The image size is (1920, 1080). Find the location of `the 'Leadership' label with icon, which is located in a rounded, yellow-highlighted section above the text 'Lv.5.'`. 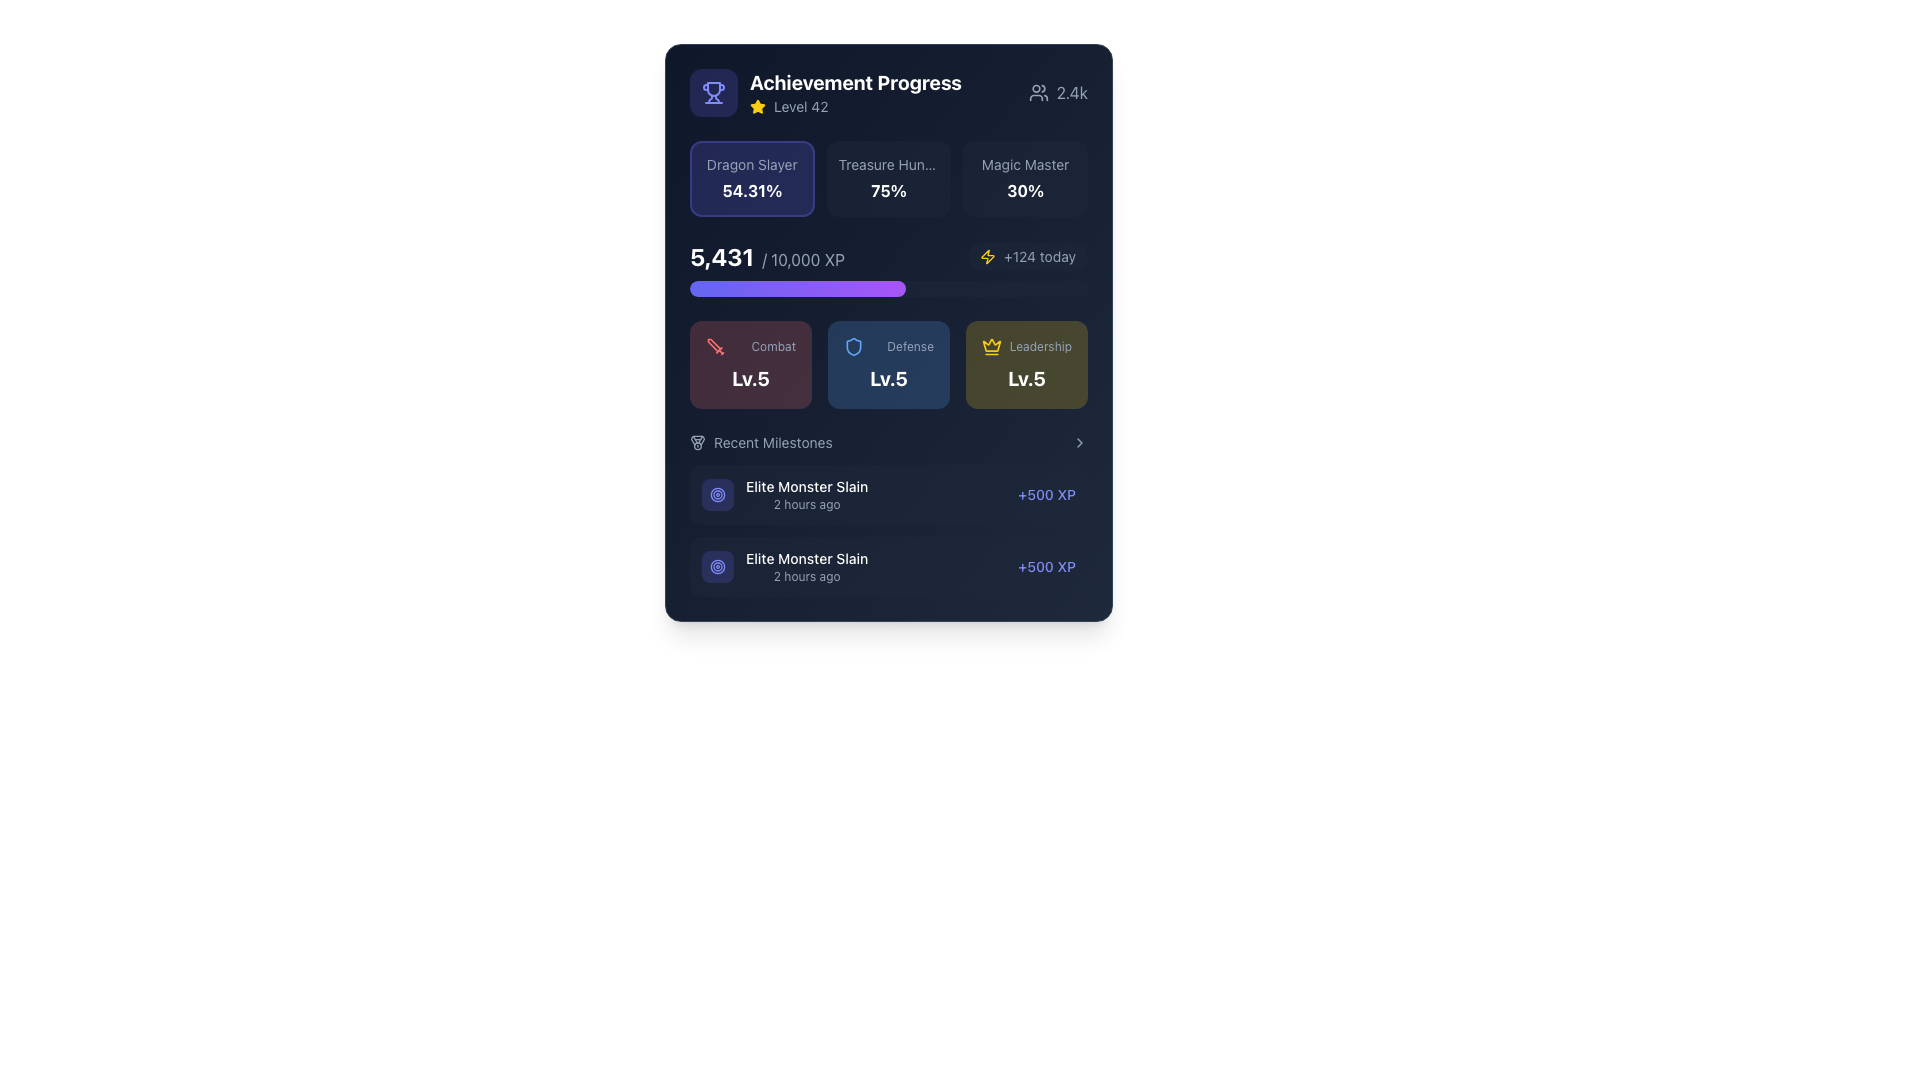

the 'Leadership' label with icon, which is located in a rounded, yellow-highlighted section above the text 'Lv.5.' is located at coordinates (1027, 346).